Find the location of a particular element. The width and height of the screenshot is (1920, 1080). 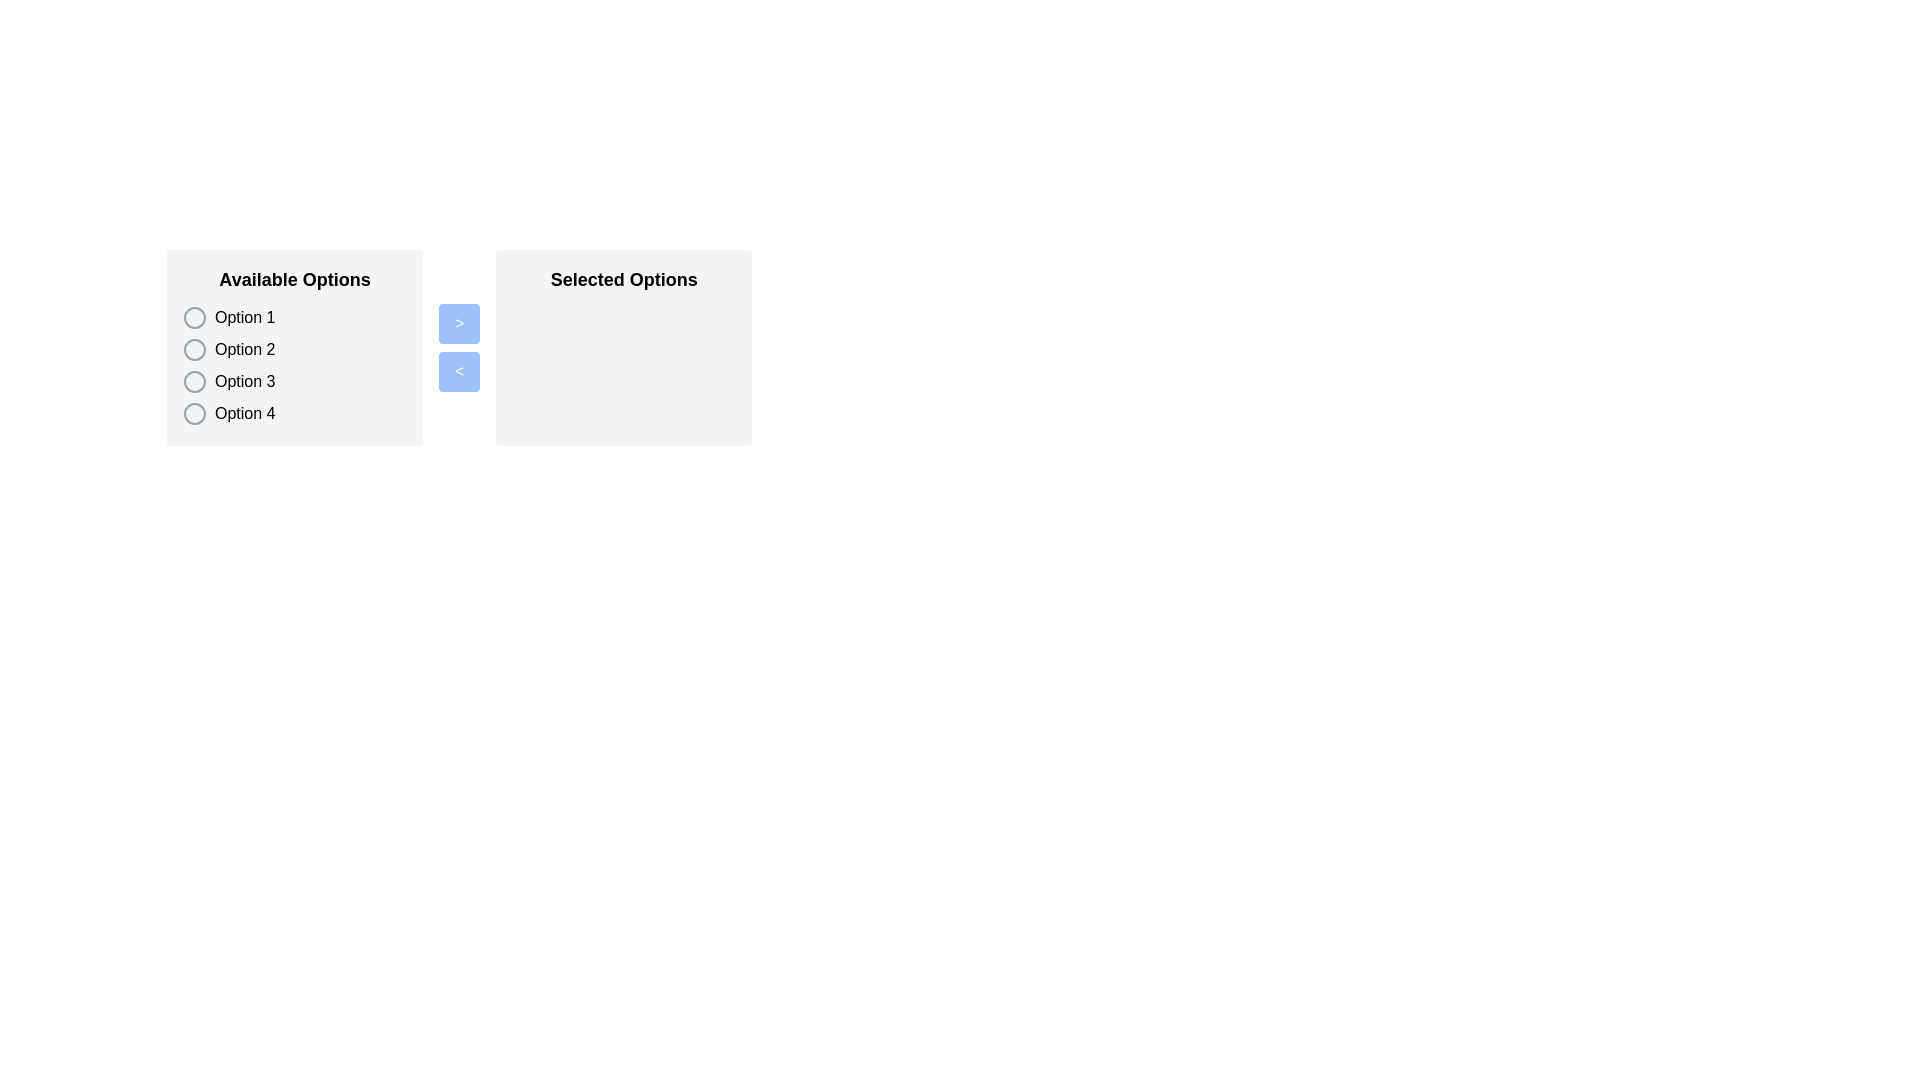

the circular selection indicator for 'Option 3' in the 'Available Options' section is located at coordinates (293, 381).